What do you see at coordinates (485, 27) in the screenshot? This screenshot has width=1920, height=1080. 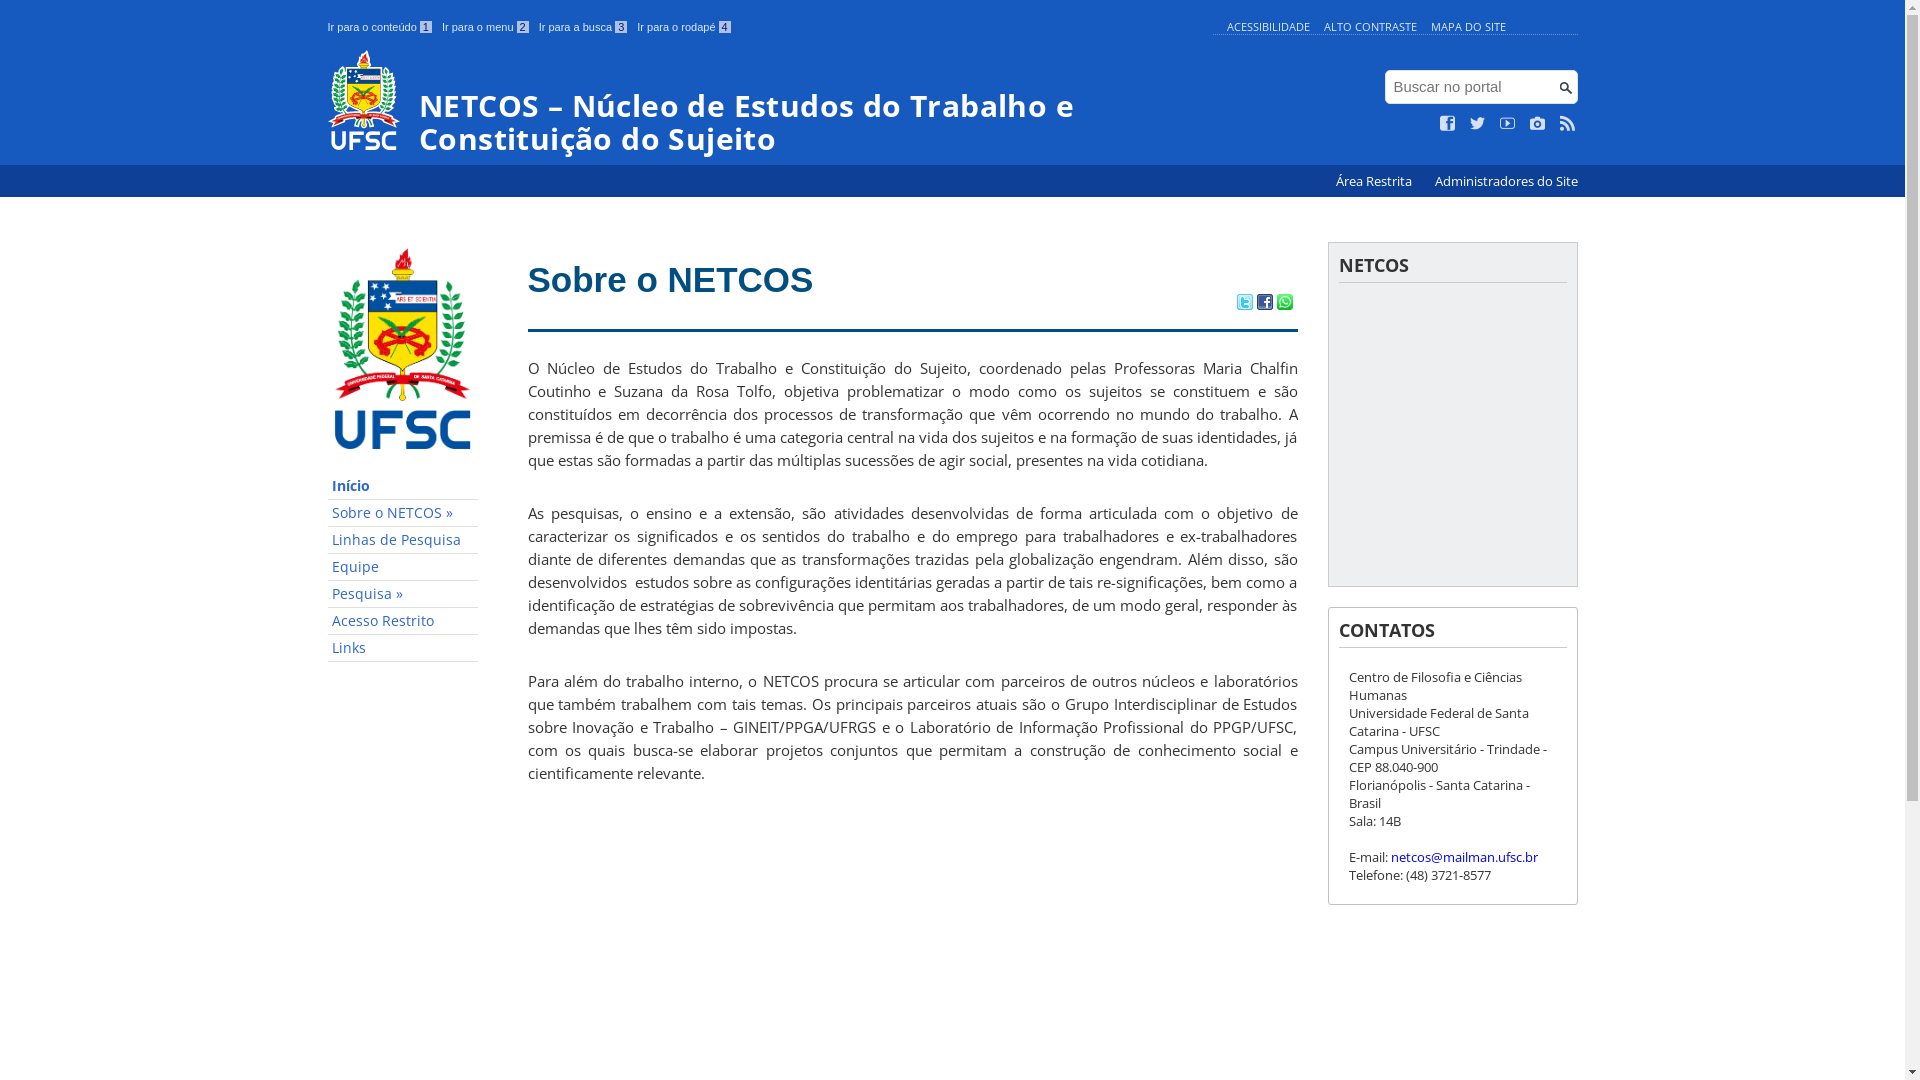 I see `'Ir para o menu 2'` at bounding box center [485, 27].